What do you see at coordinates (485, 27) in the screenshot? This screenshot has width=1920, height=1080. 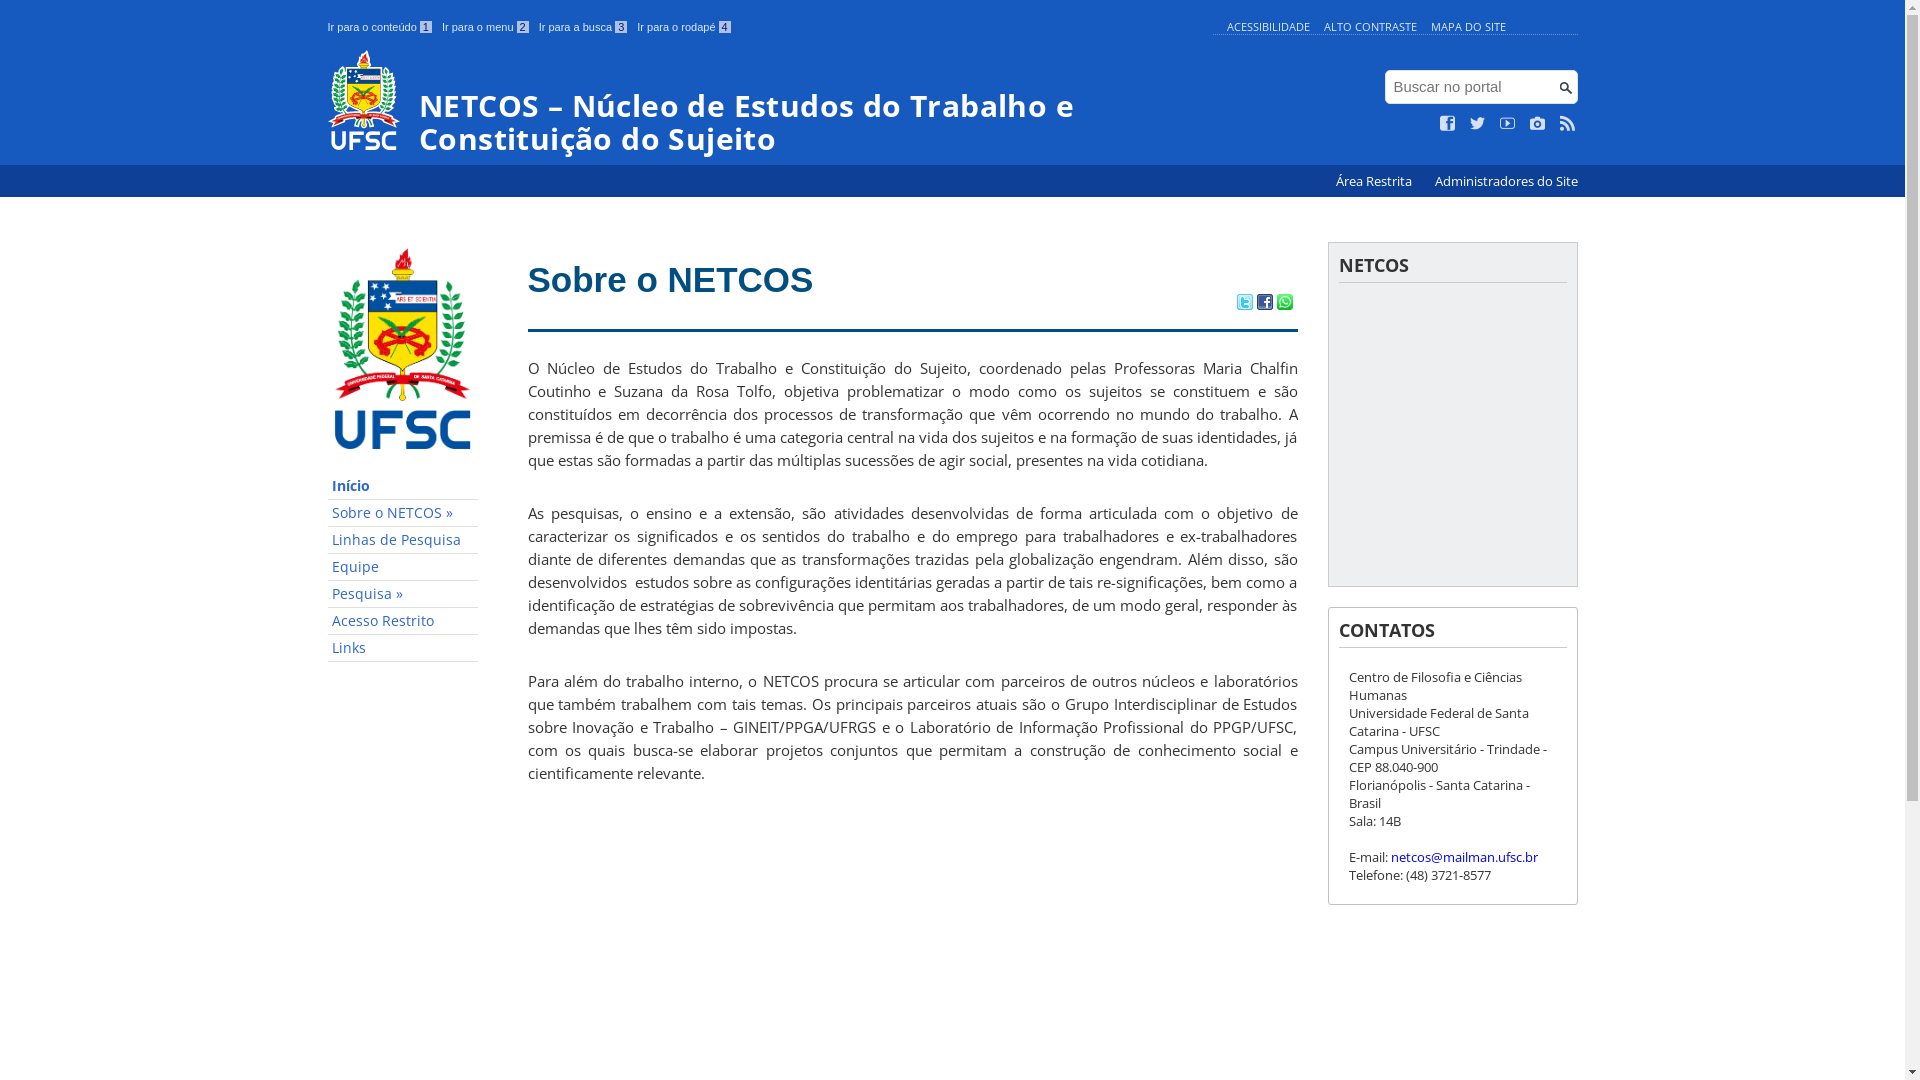 I see `'Ir para o menu 2'` at bounding box center [485, 27].